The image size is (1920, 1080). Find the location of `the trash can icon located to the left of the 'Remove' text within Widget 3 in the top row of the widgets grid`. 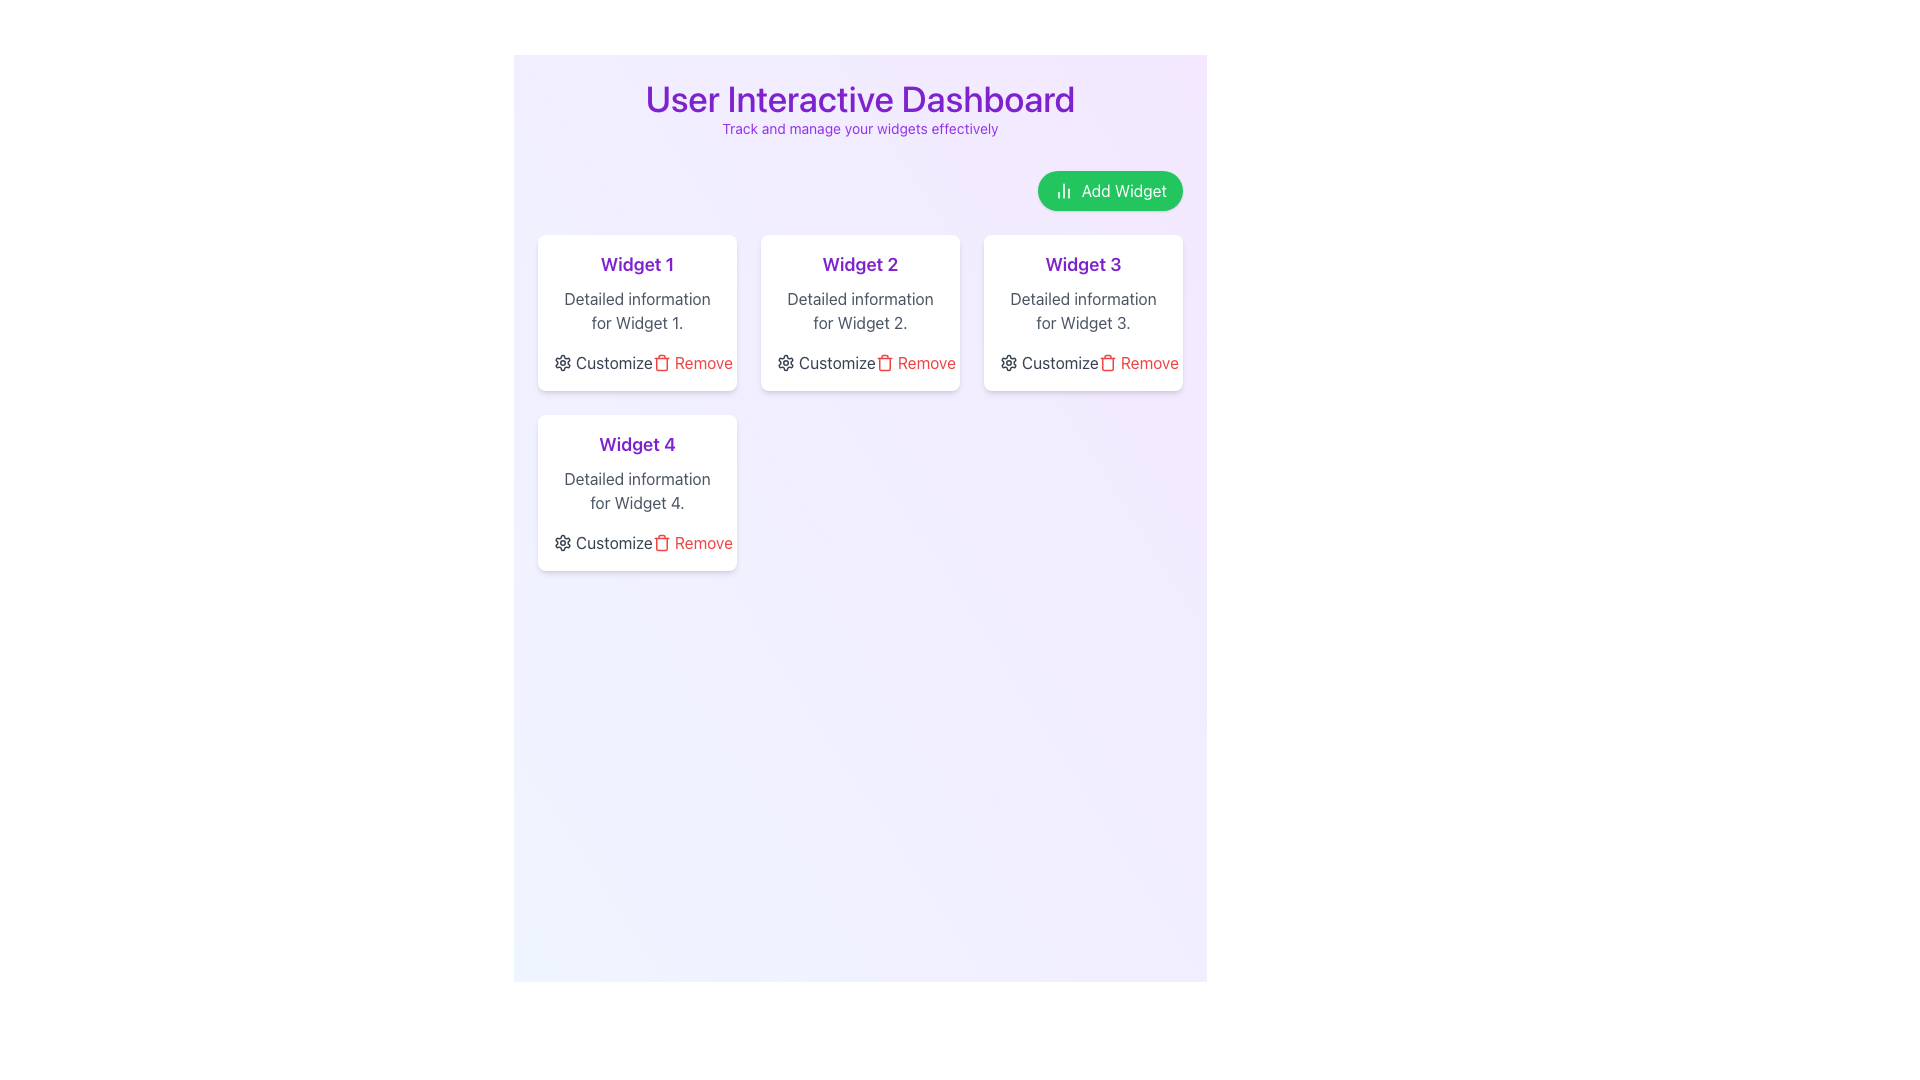

the trash can icon located to the left of the 'Remove' text within Widget 3 in the top row of the widgets grid is located at coordinates (1106, 362).